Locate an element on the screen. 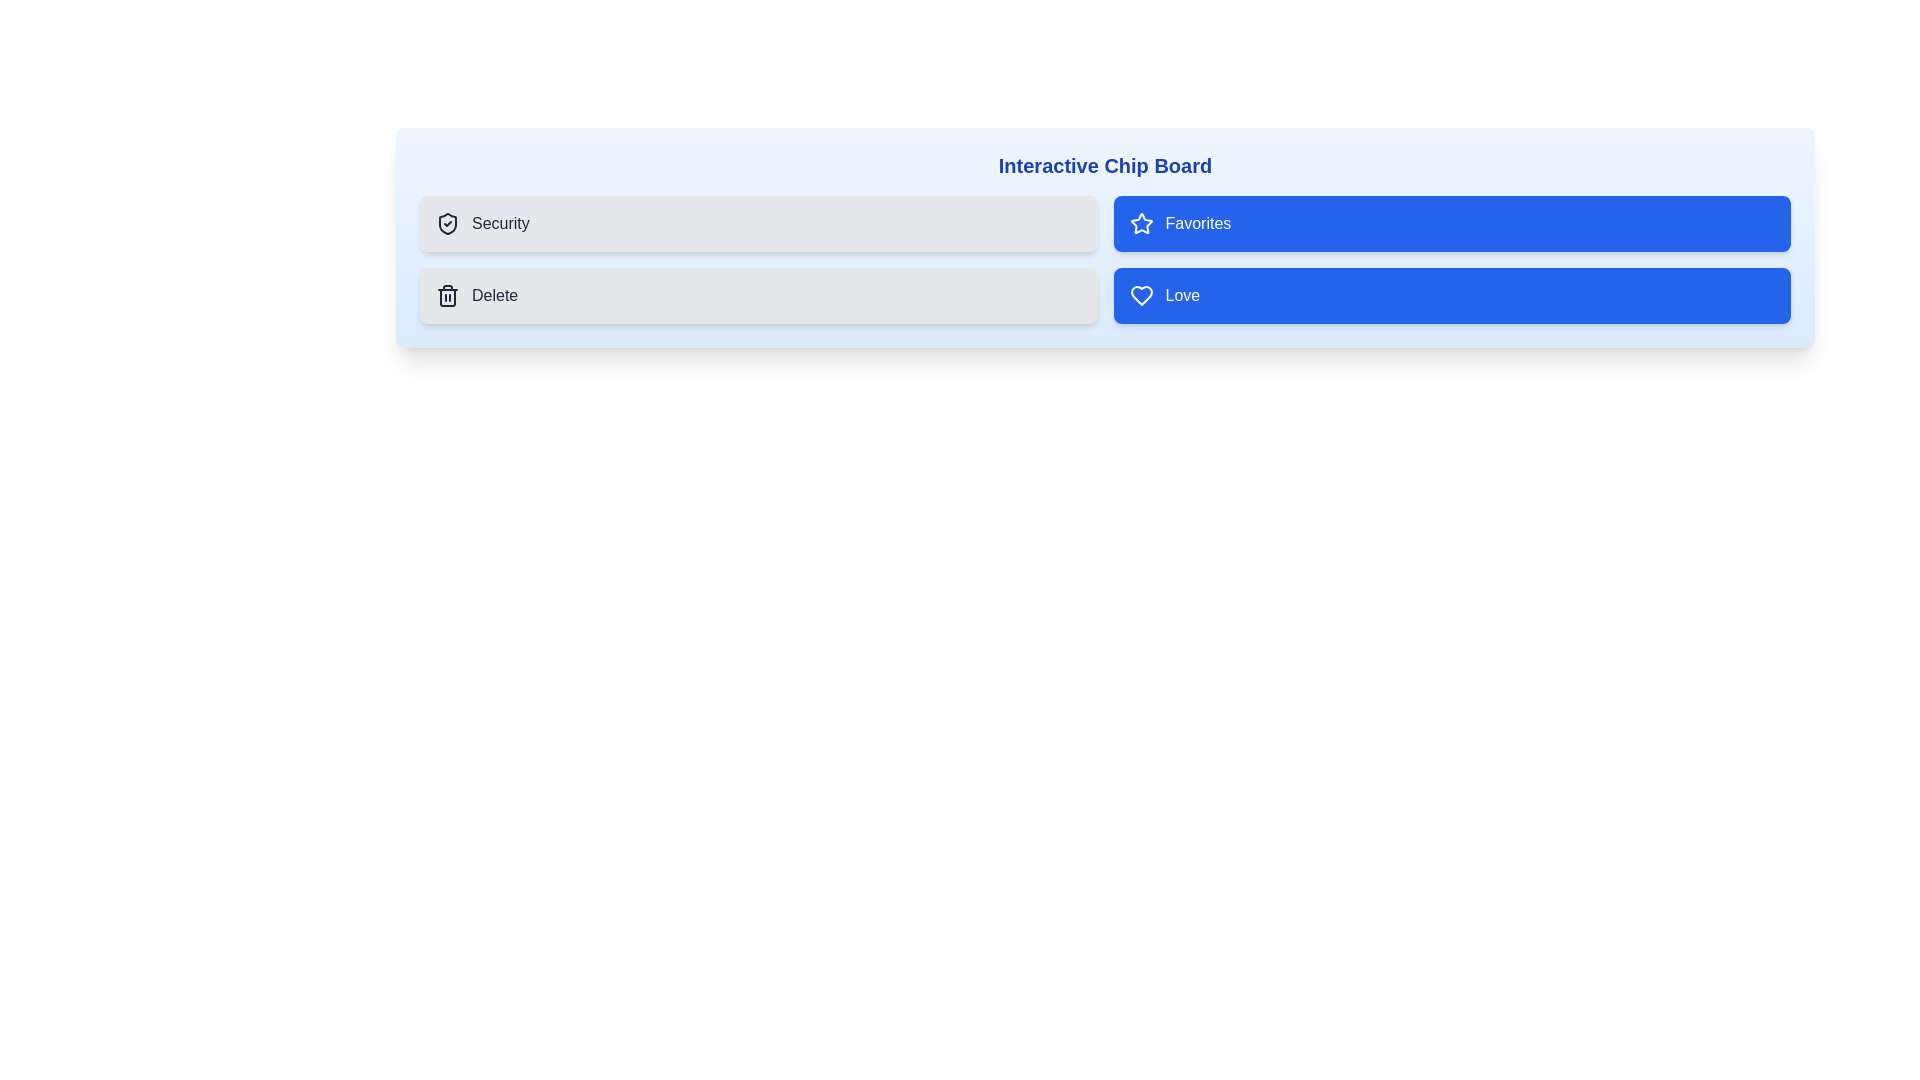 The width and height of the screenshot is (1920, 1080). the chip labeled Delete to toggle its active state is located at coordinates (757, 296).